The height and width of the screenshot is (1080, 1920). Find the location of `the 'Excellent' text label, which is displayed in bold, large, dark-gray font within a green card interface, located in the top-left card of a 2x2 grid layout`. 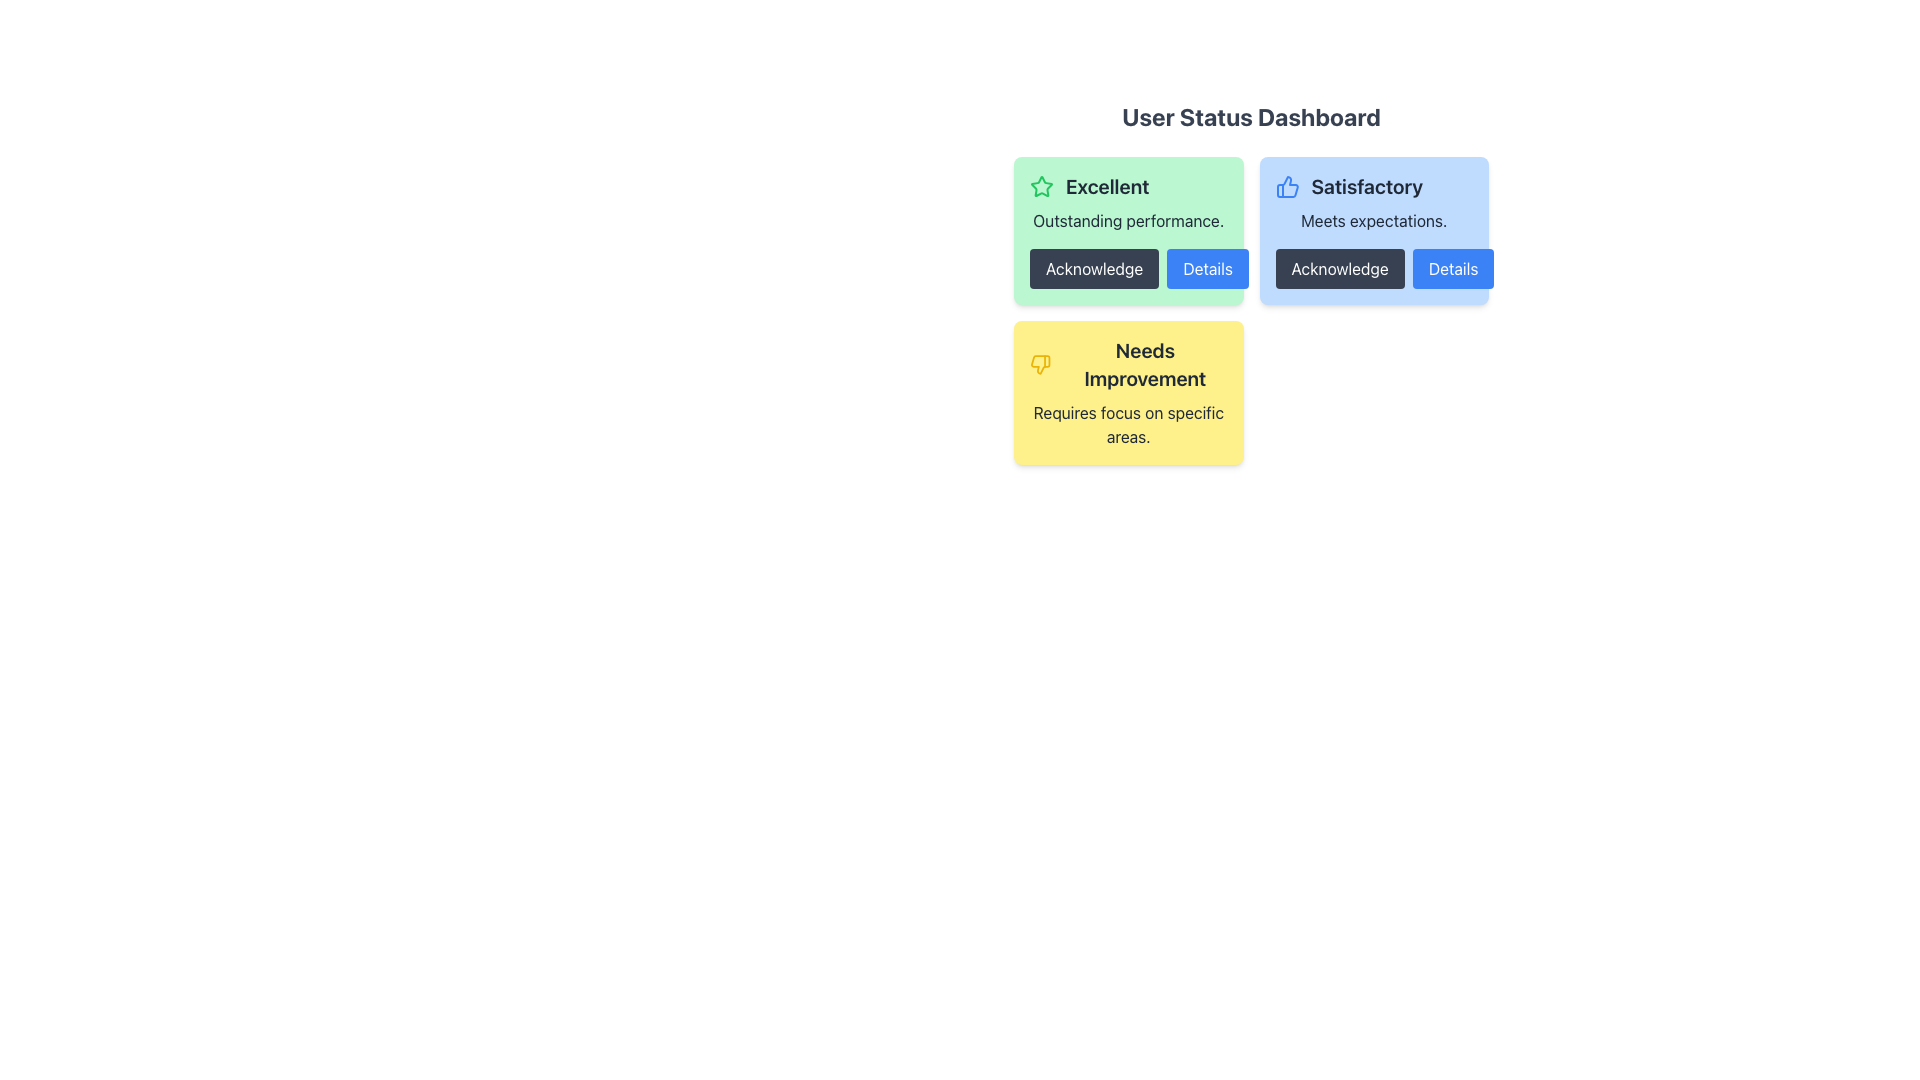

the 'Excellent' text label, which is displayed in bold, large, dark-gray font within a green card interface, located in the top-left card of a 2x2 grid layout is located at coordinates (1106, 186).